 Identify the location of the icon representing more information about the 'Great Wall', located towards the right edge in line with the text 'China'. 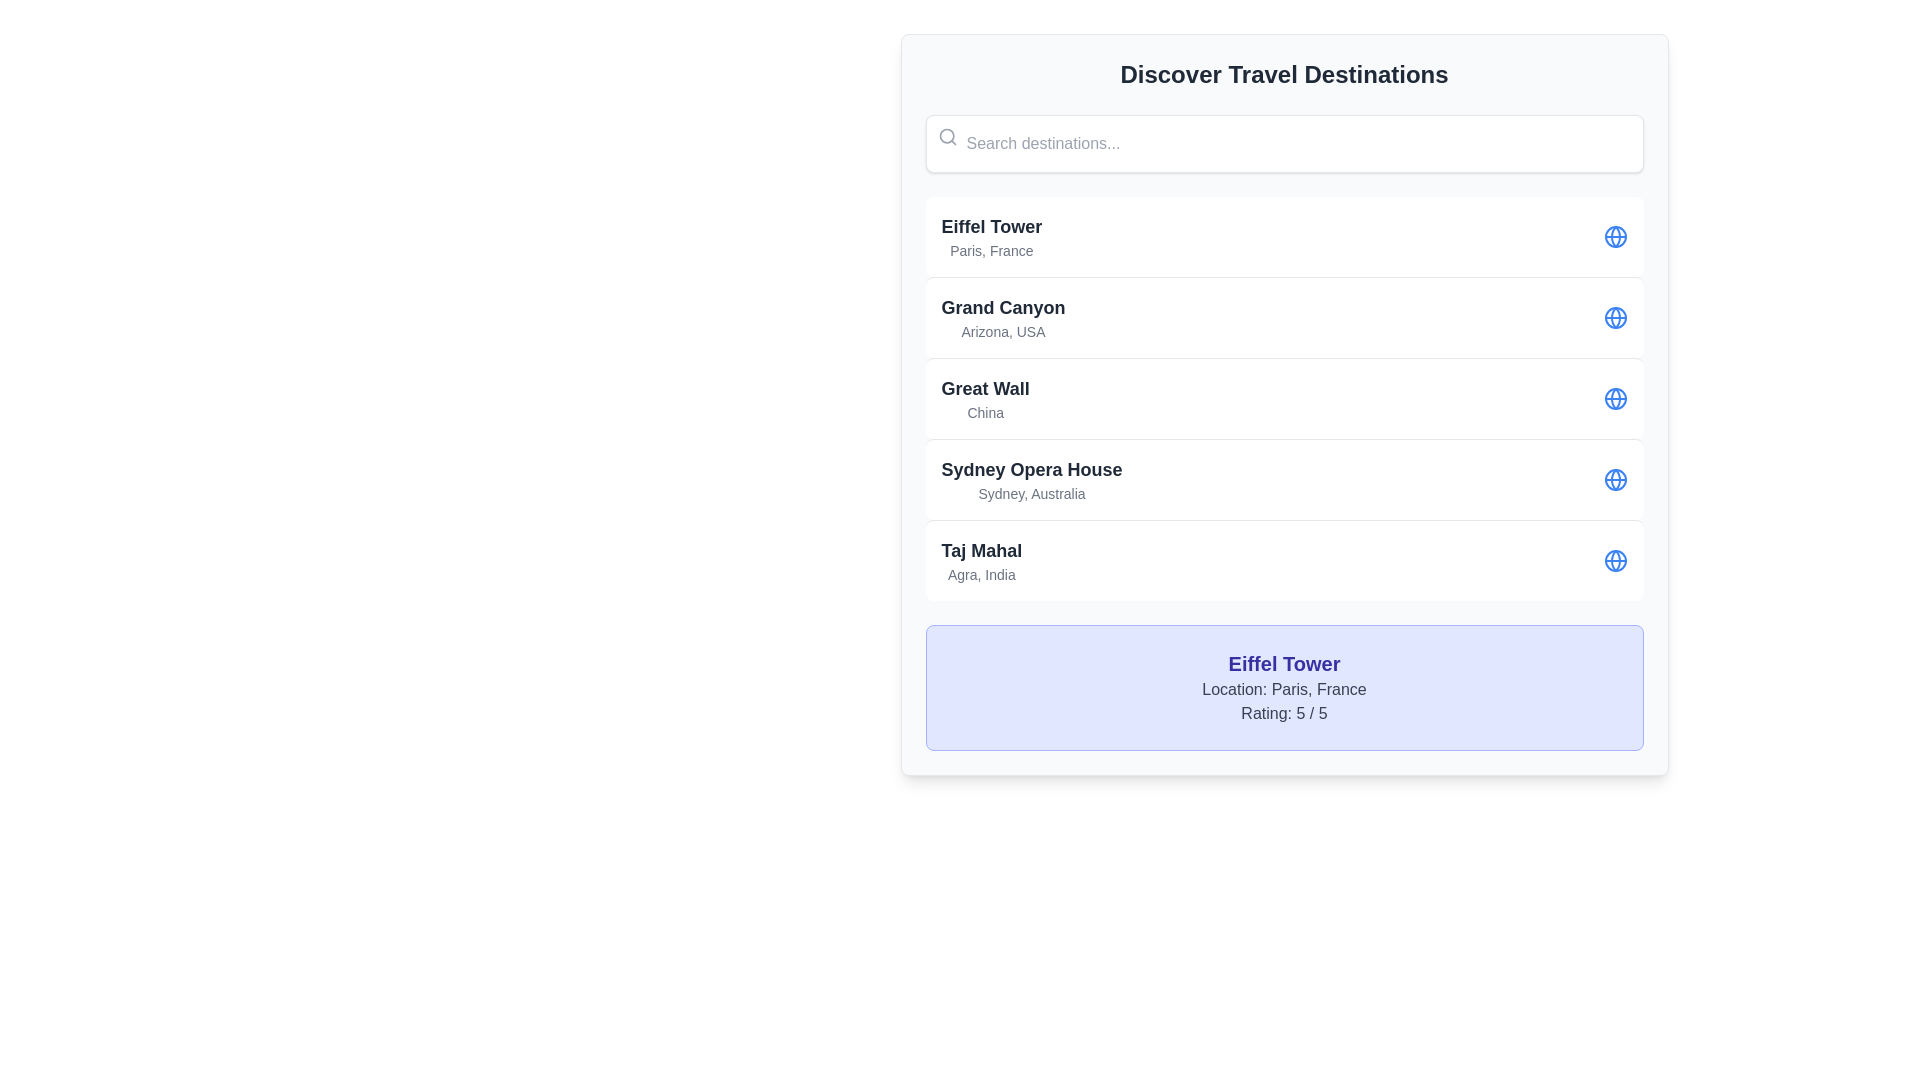
(1615, 398).